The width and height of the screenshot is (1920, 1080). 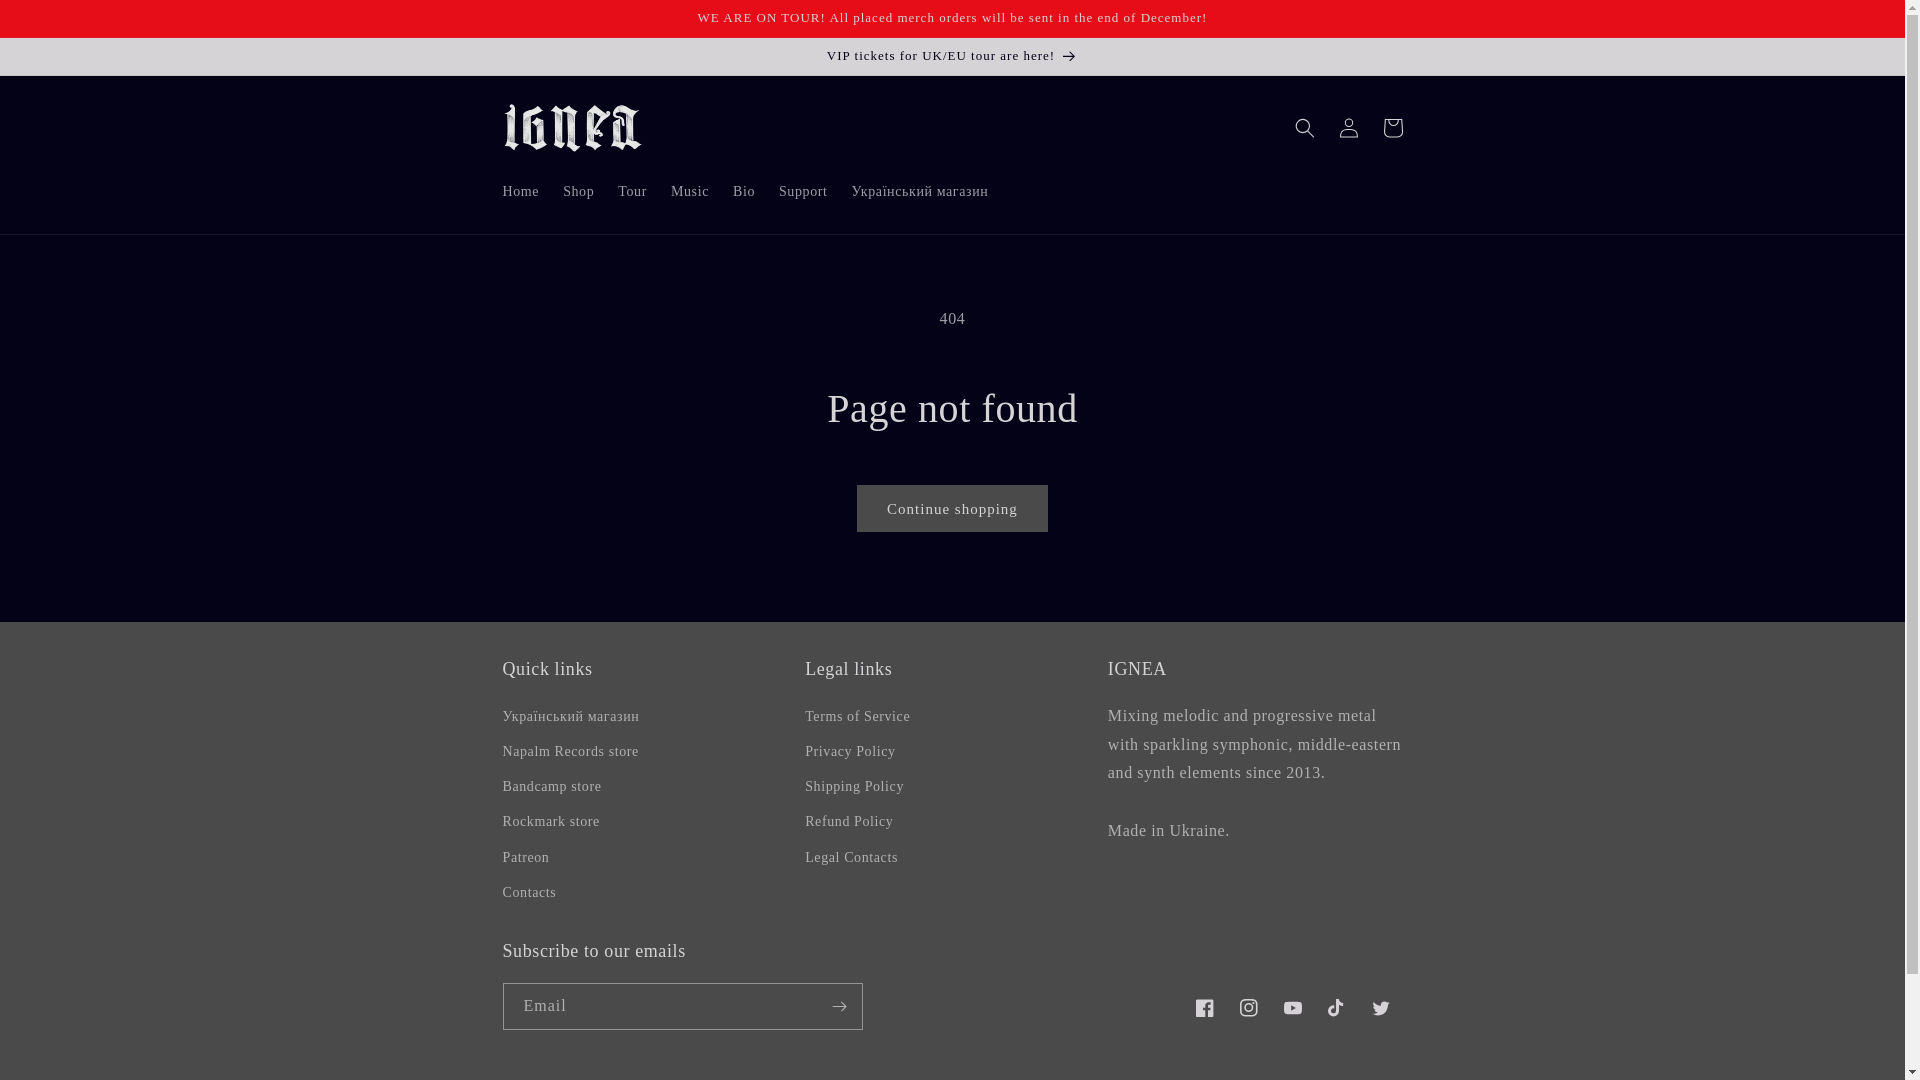 What do you see at coordinates (520, 192) in the screenshot?
I see `'Home'` at bounding box center [520, 192].